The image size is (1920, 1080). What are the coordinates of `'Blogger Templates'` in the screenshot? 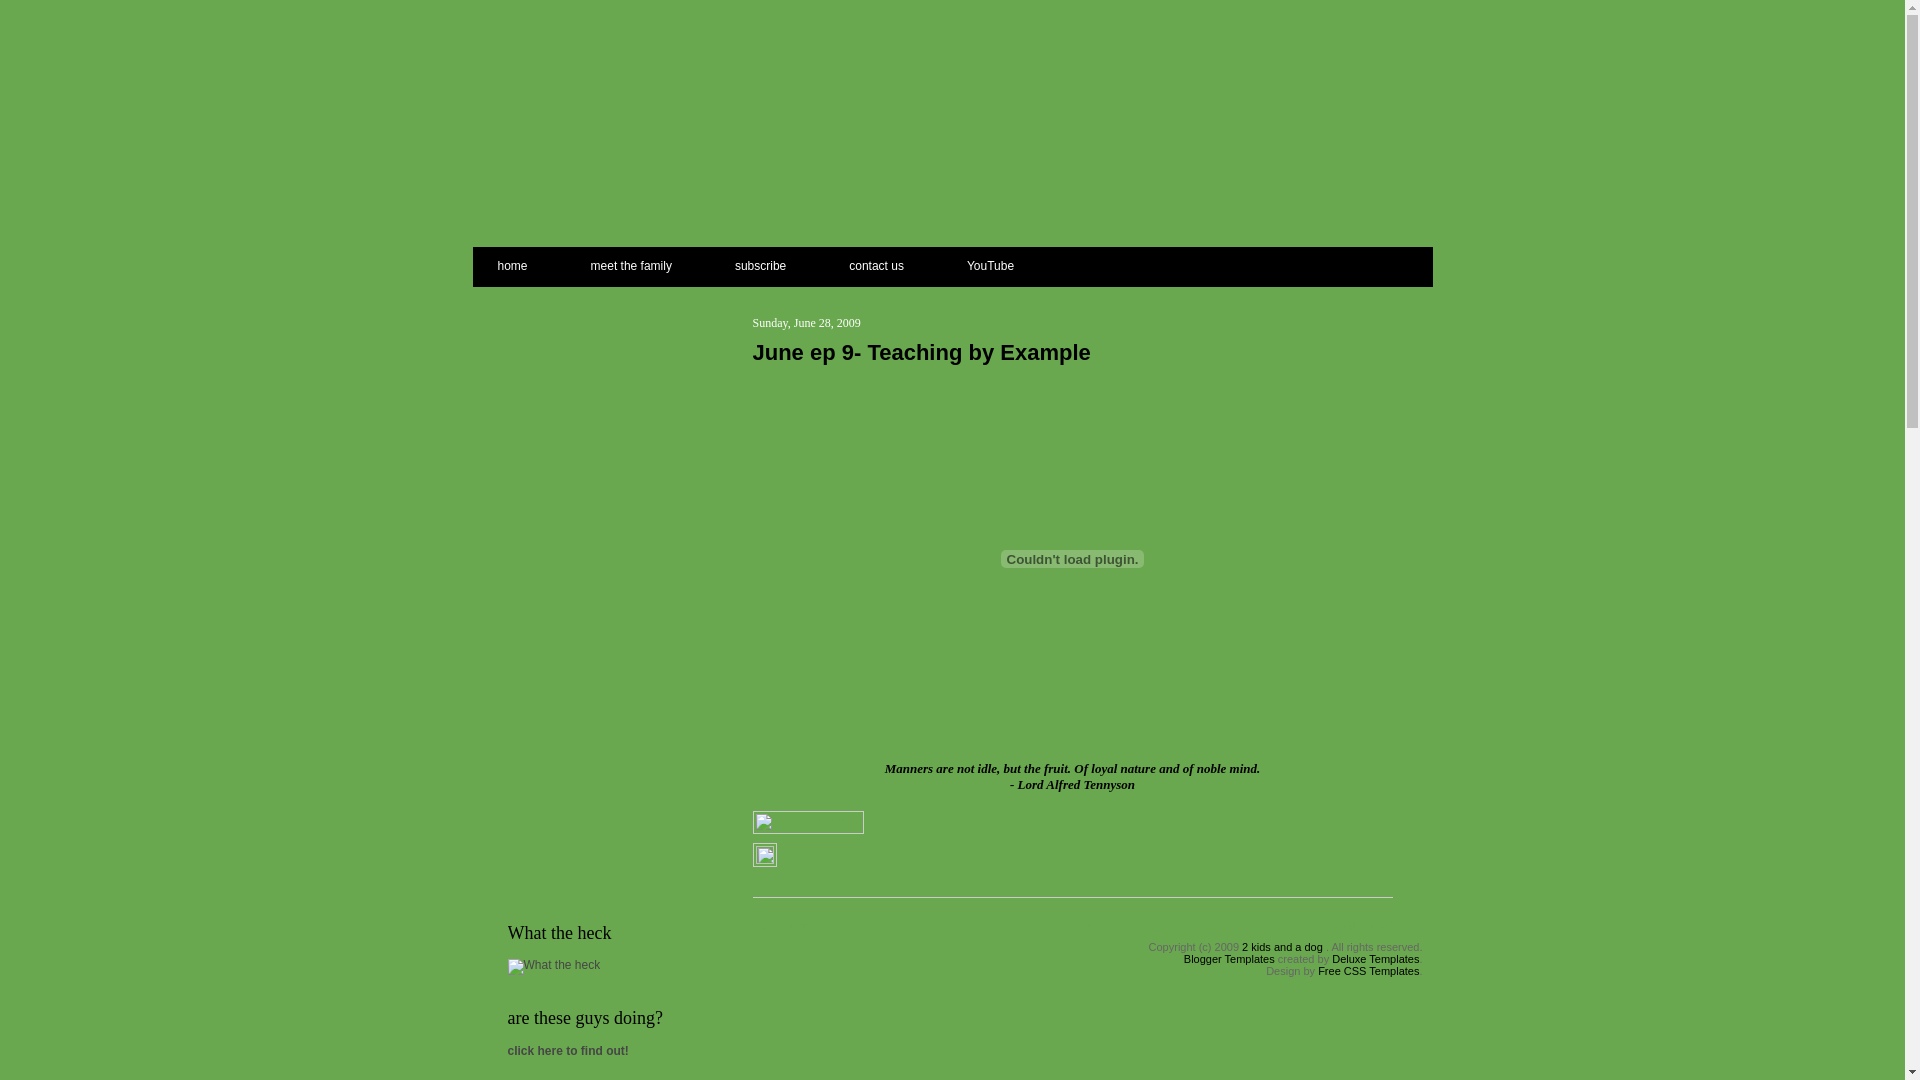 It's located at (1228, 958).